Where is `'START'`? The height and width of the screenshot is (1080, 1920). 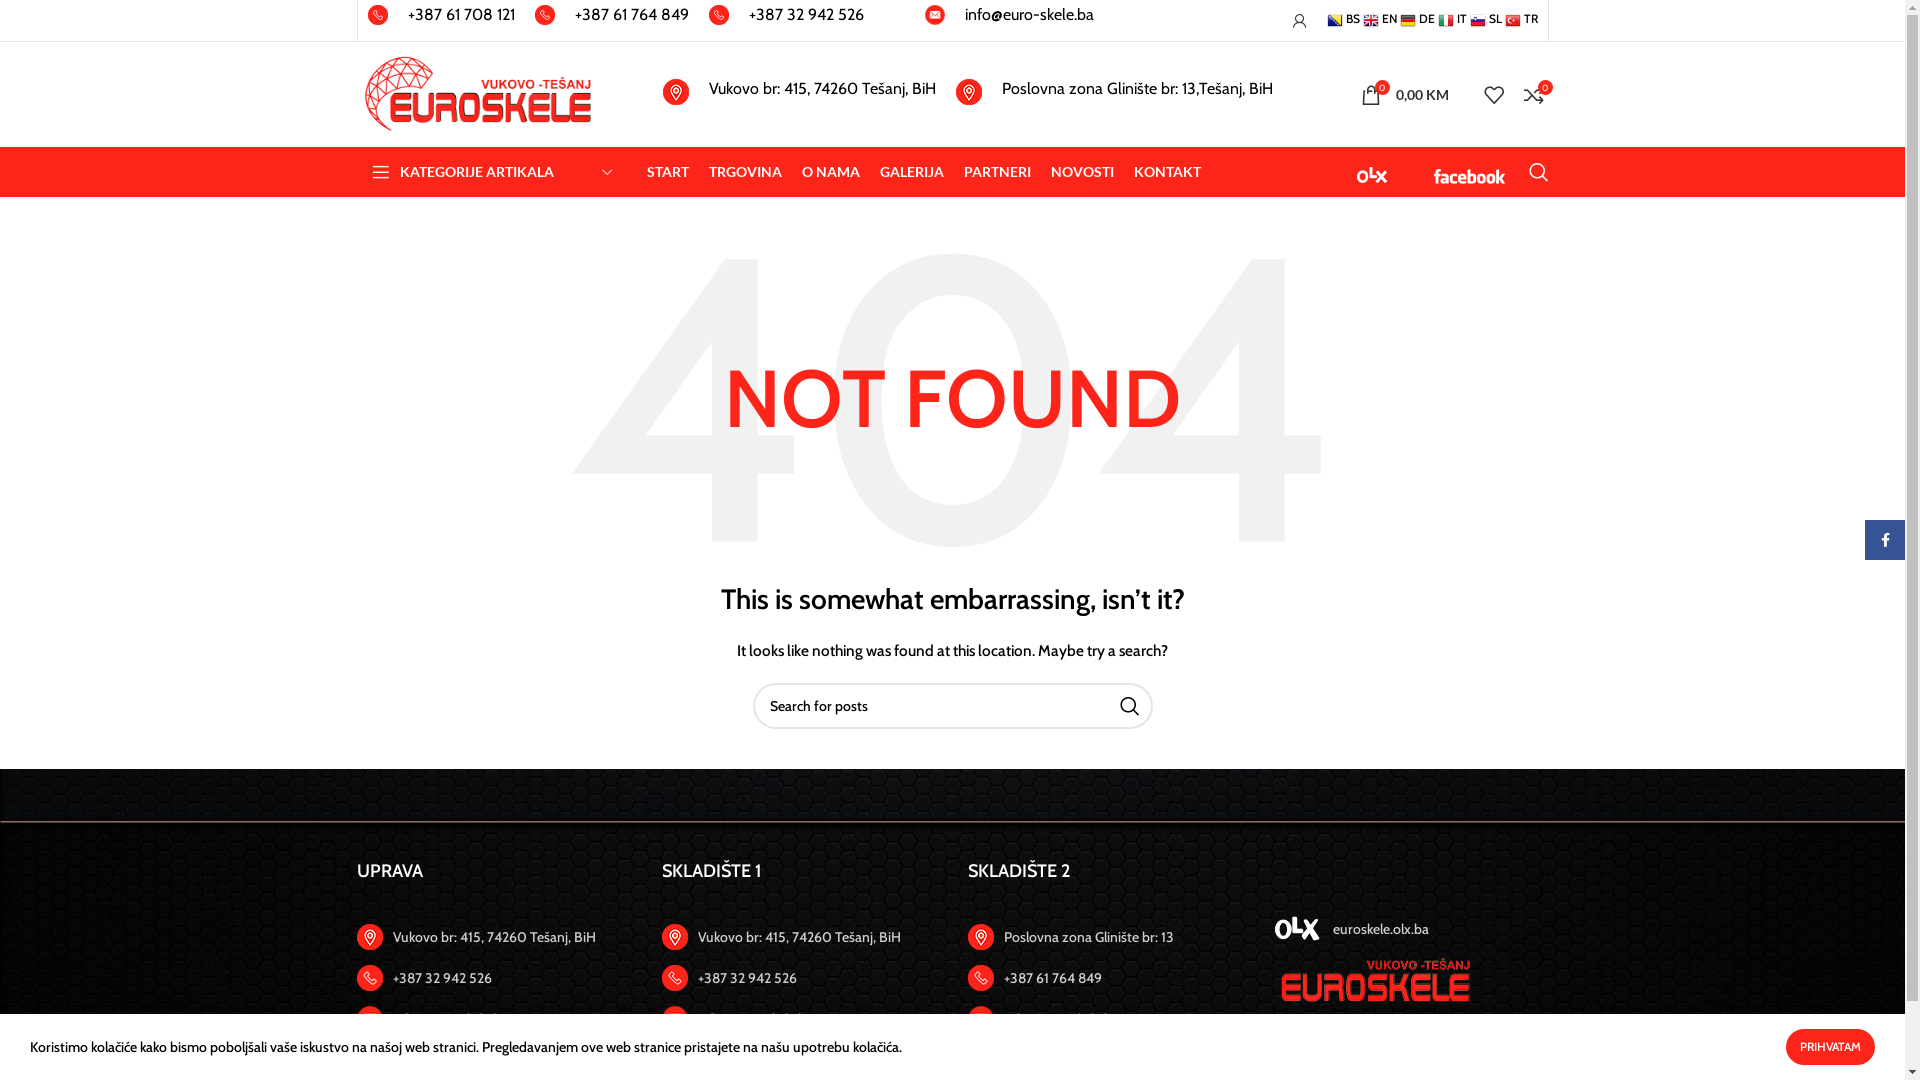 'START' is located at coordinates (667, 171).